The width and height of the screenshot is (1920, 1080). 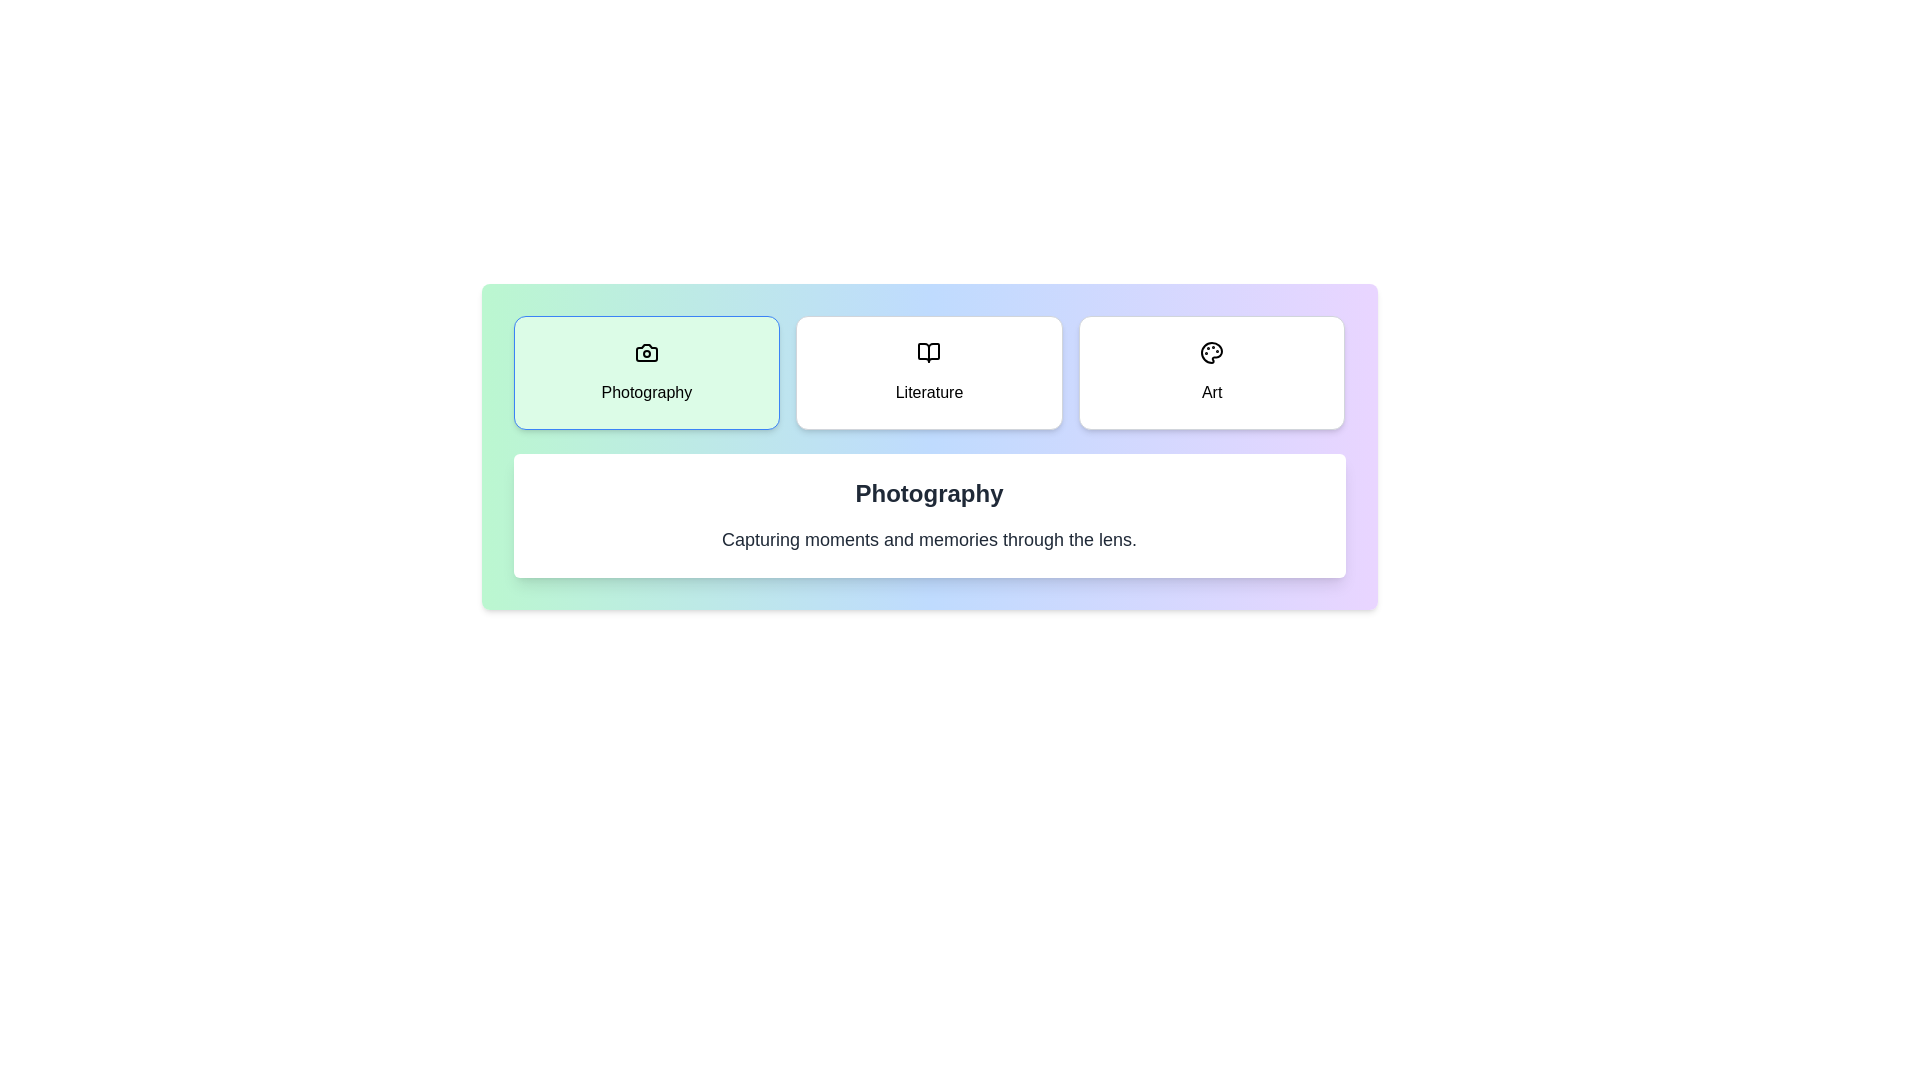 What do you see at coordinates (1211, 373) in the screenshot?
I see `the 'Art' category button, which is the third element in a horizontal trio of selectable categories` at bounding box center [1211, 373].